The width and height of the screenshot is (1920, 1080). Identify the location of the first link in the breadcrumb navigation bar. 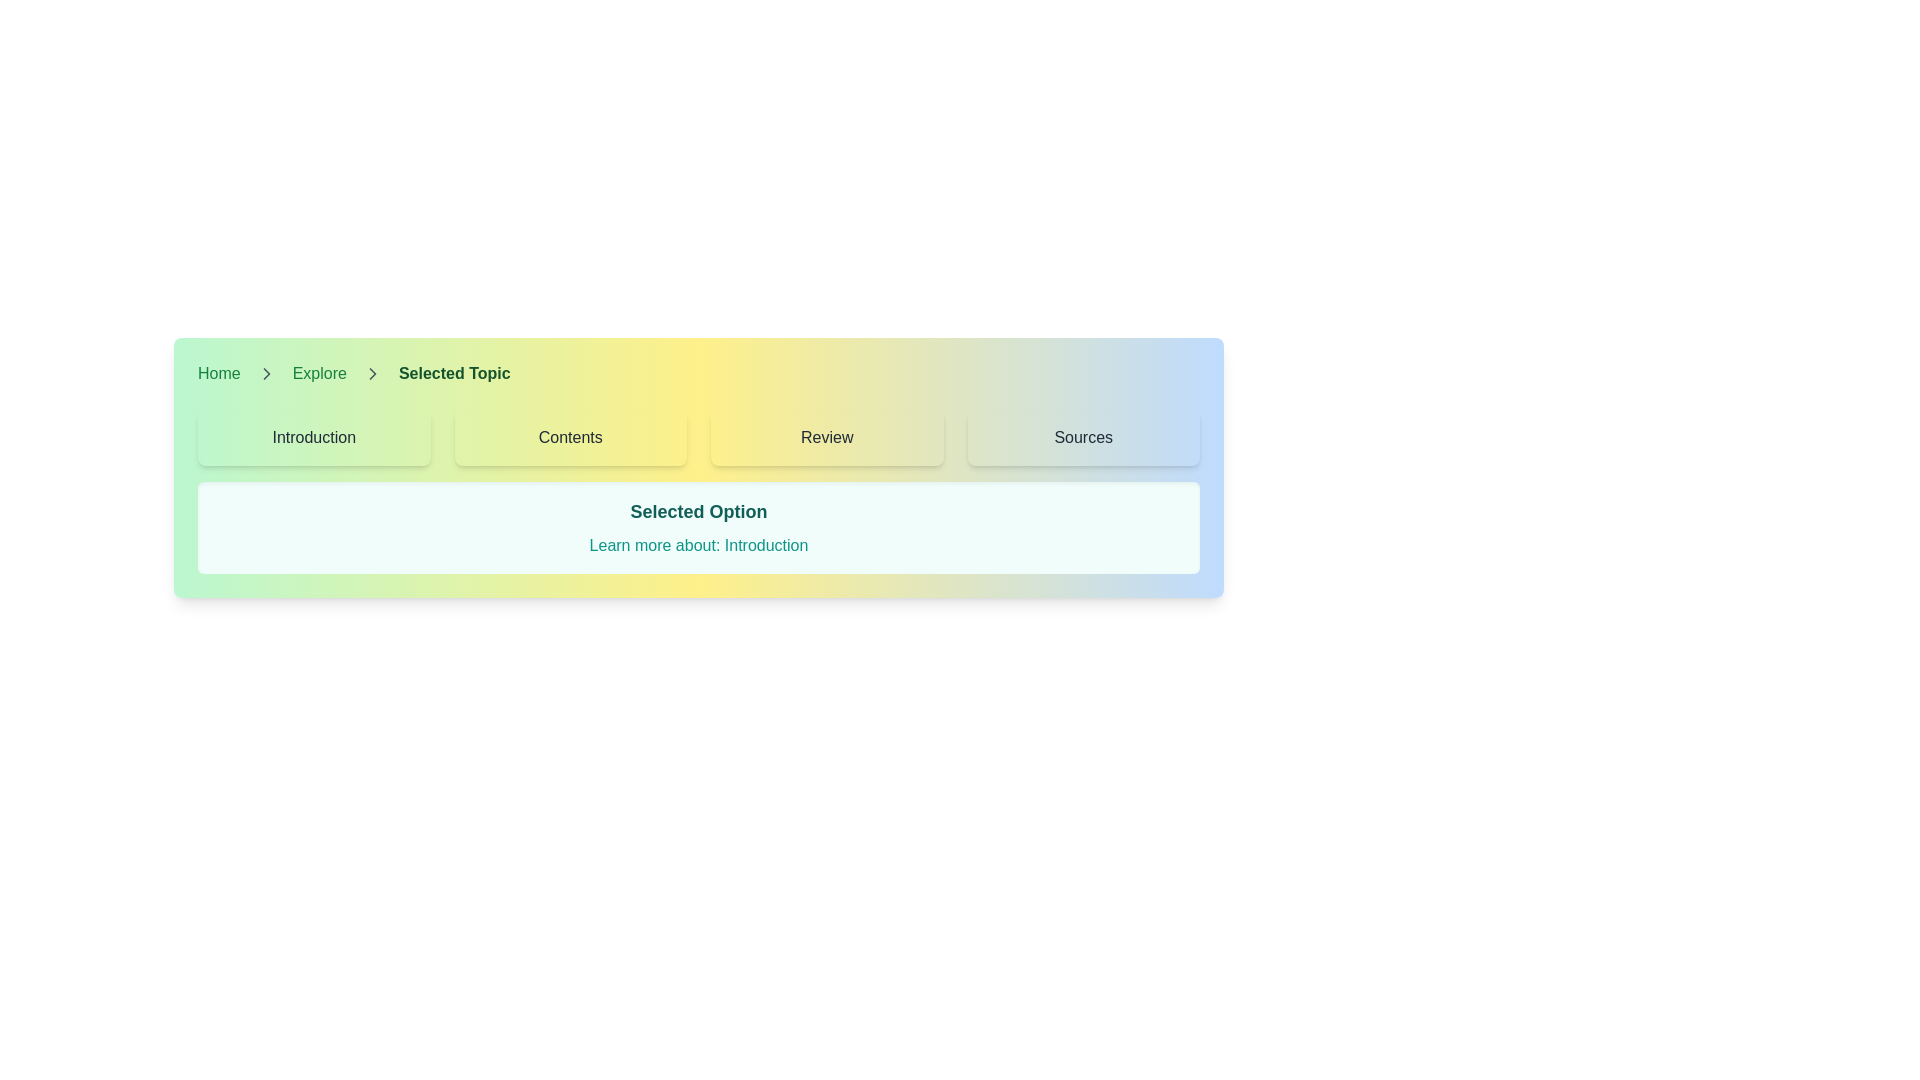
(219, 374).